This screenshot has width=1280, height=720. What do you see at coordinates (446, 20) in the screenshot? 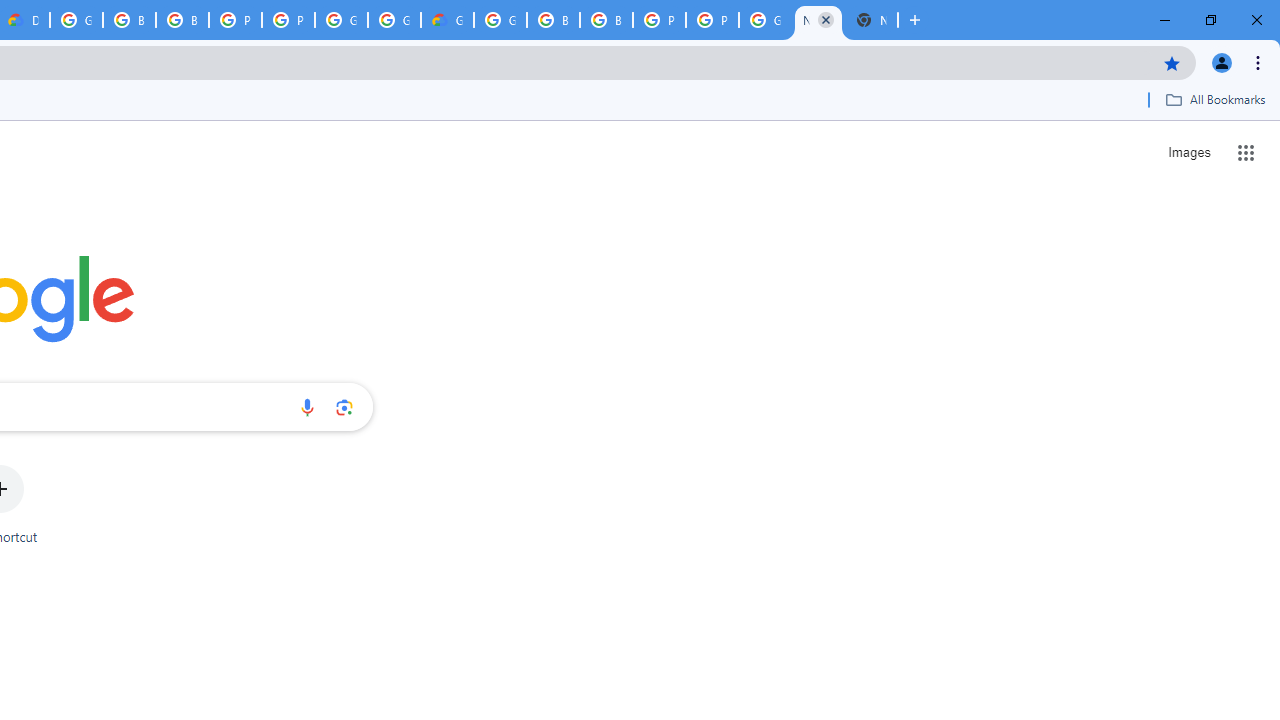
I see `'Google Cloud Estimate Summary'` at bounding box center [446, 20].